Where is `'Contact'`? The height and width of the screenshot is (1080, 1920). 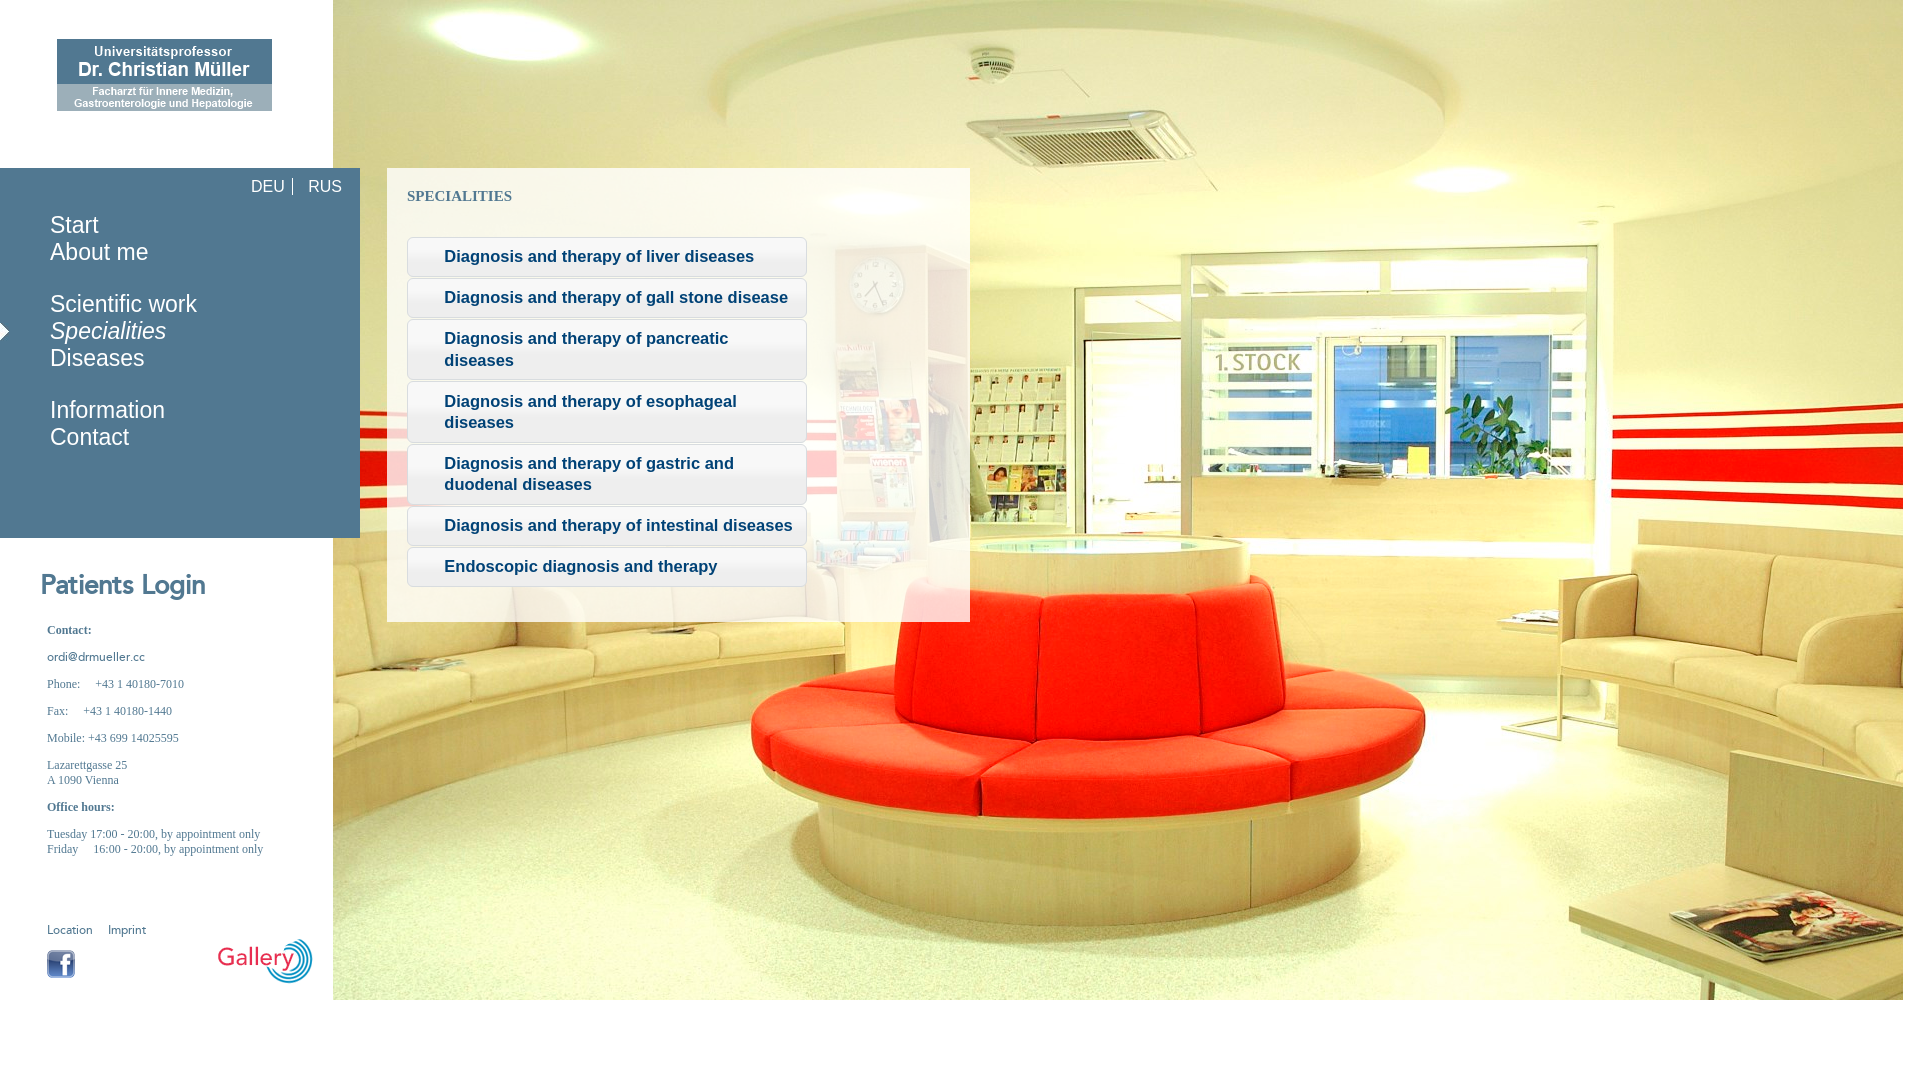 'Contact' is located at coordinates (88, 435).